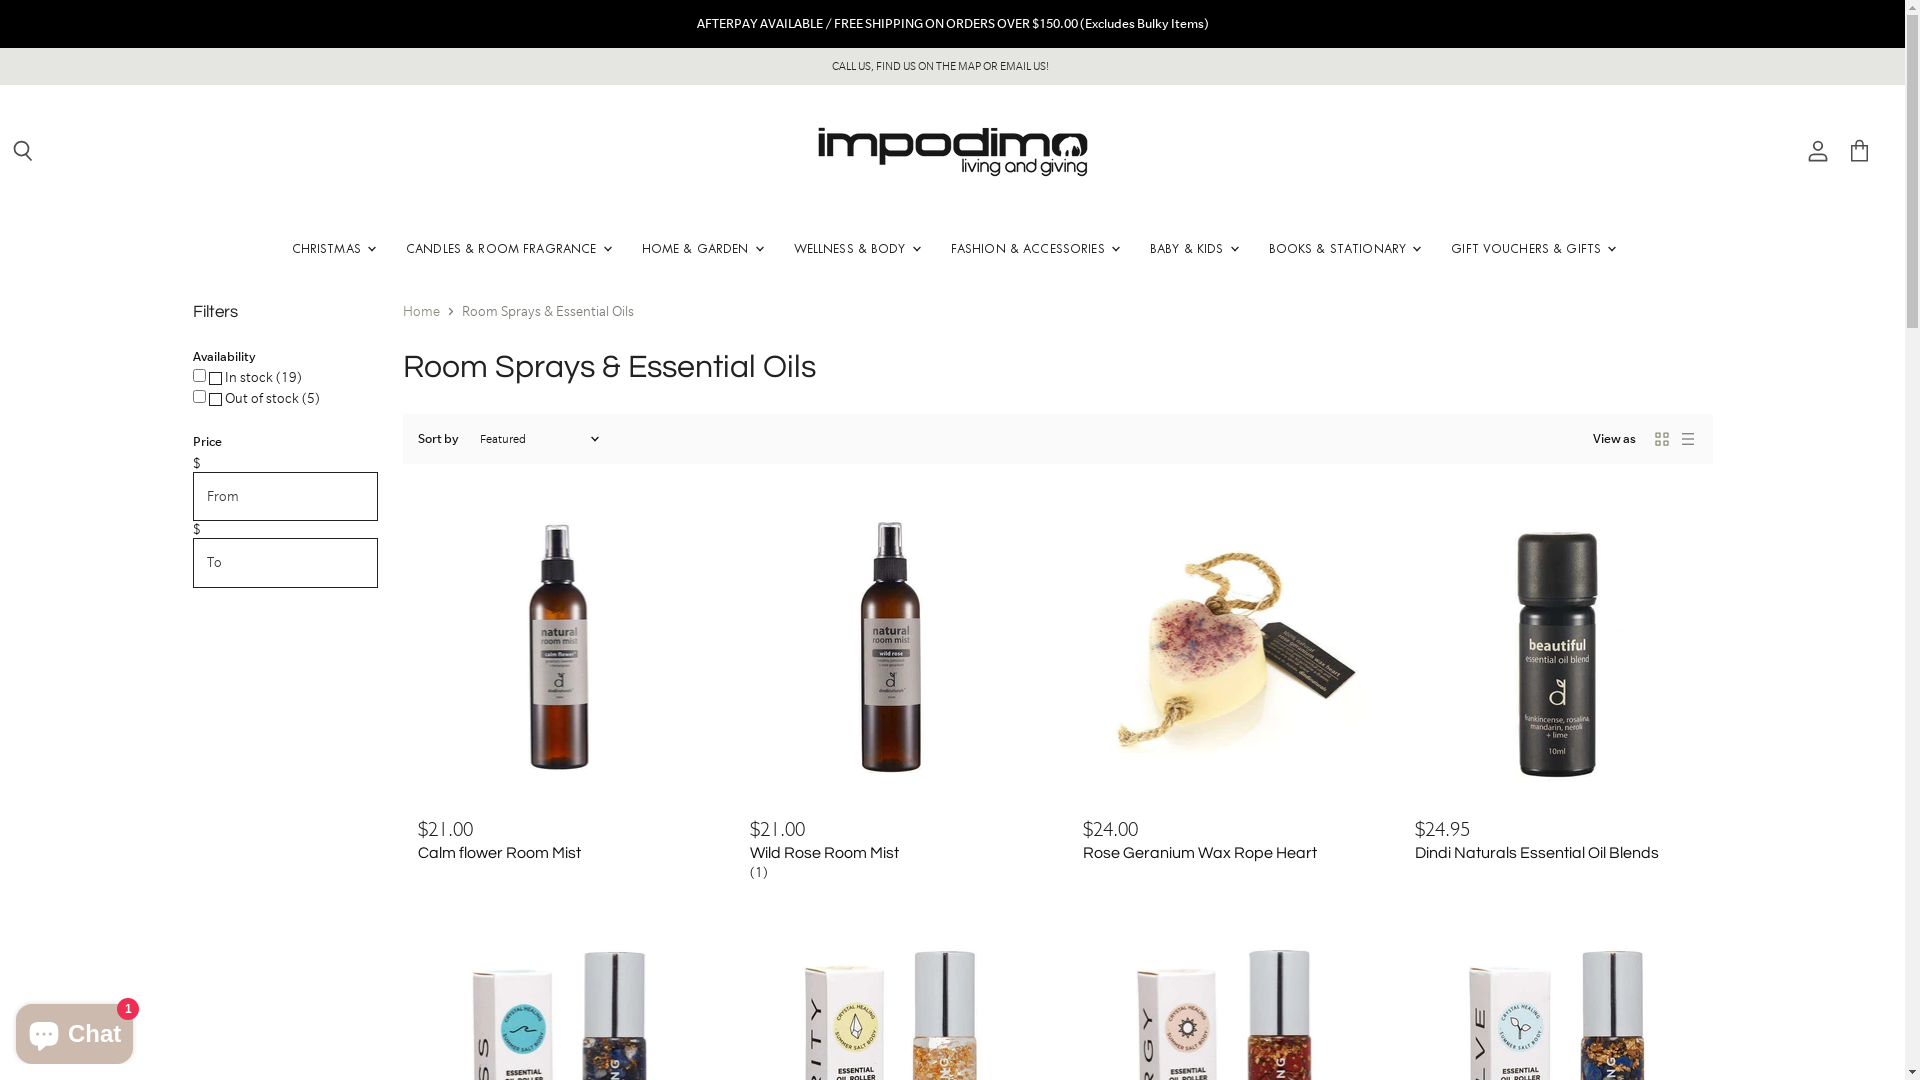 The height and width of the screenshot is (1080, 1920). What do you see at coordinates (499, 852) in the screenshot?
I see `'Calm flower Room Mist'` at bounding box center [499, 852].